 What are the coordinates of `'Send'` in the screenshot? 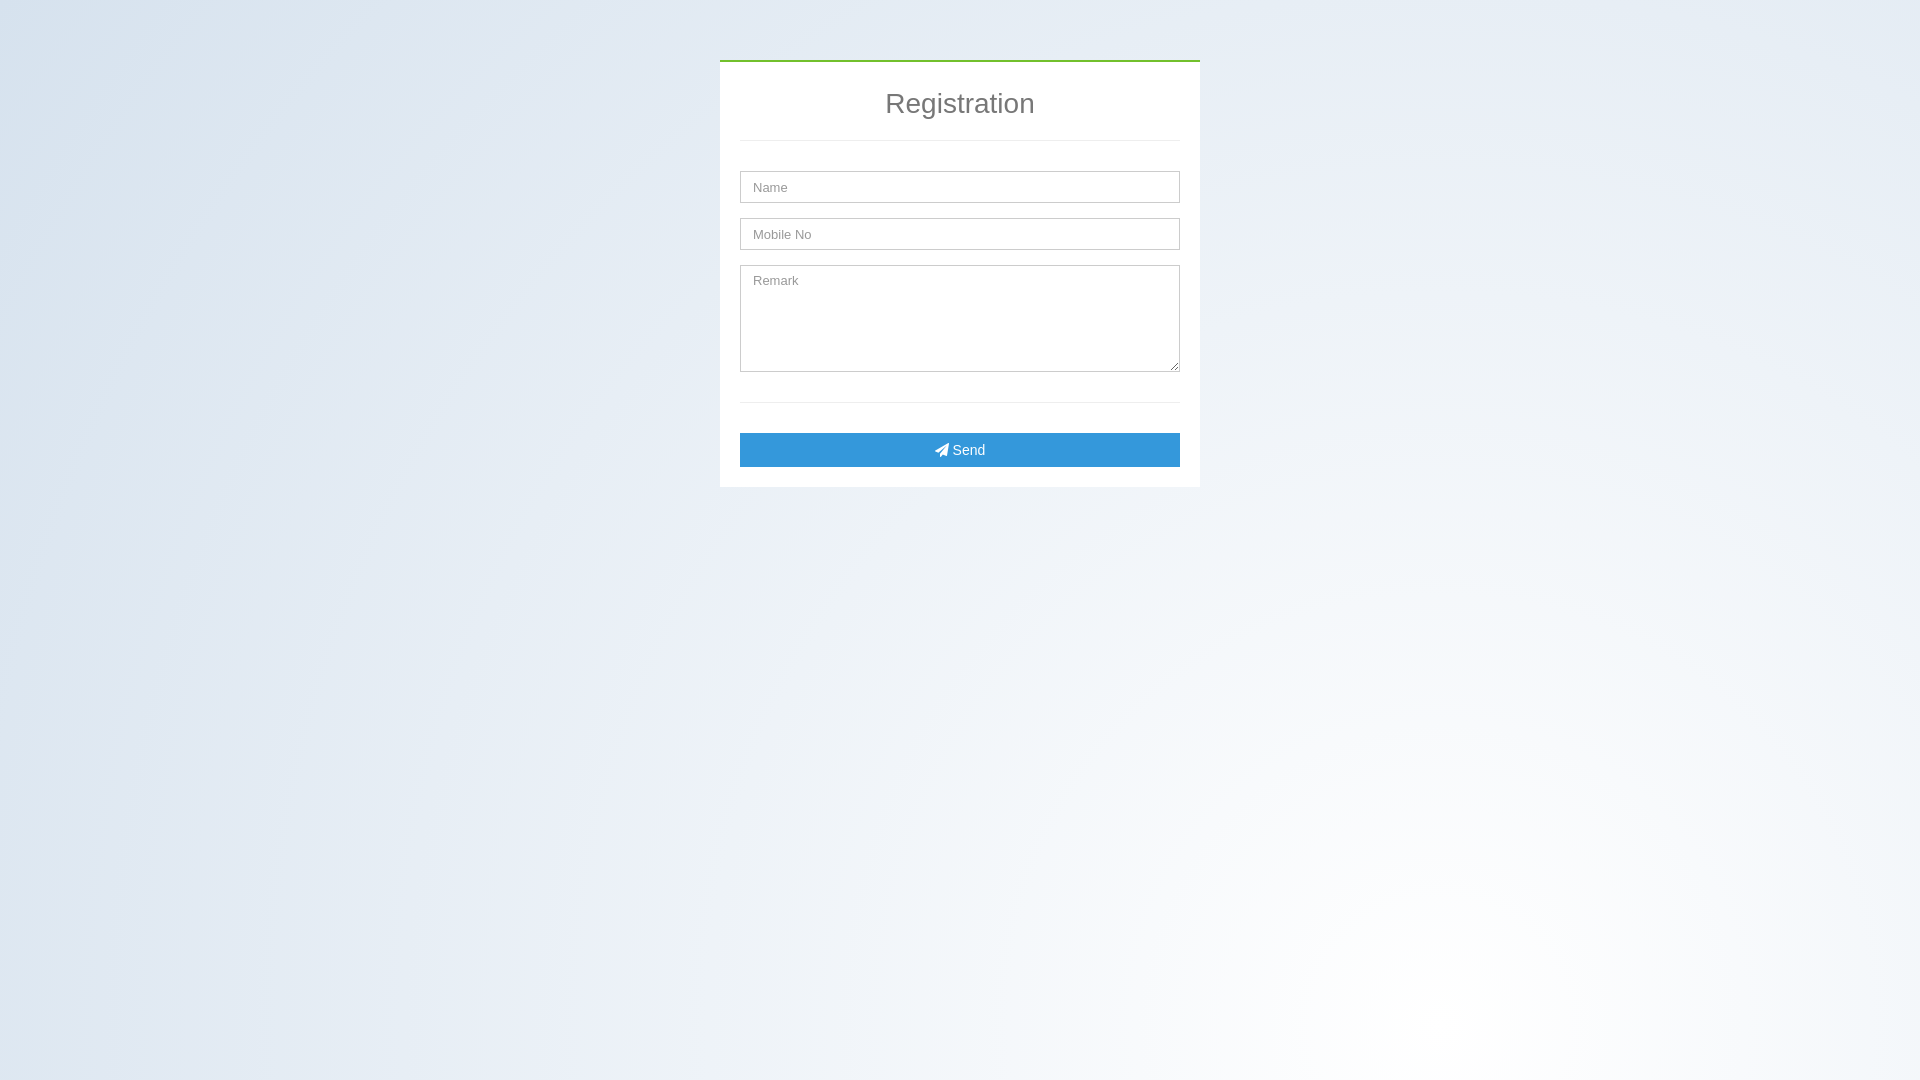 It's located at (960, 450).